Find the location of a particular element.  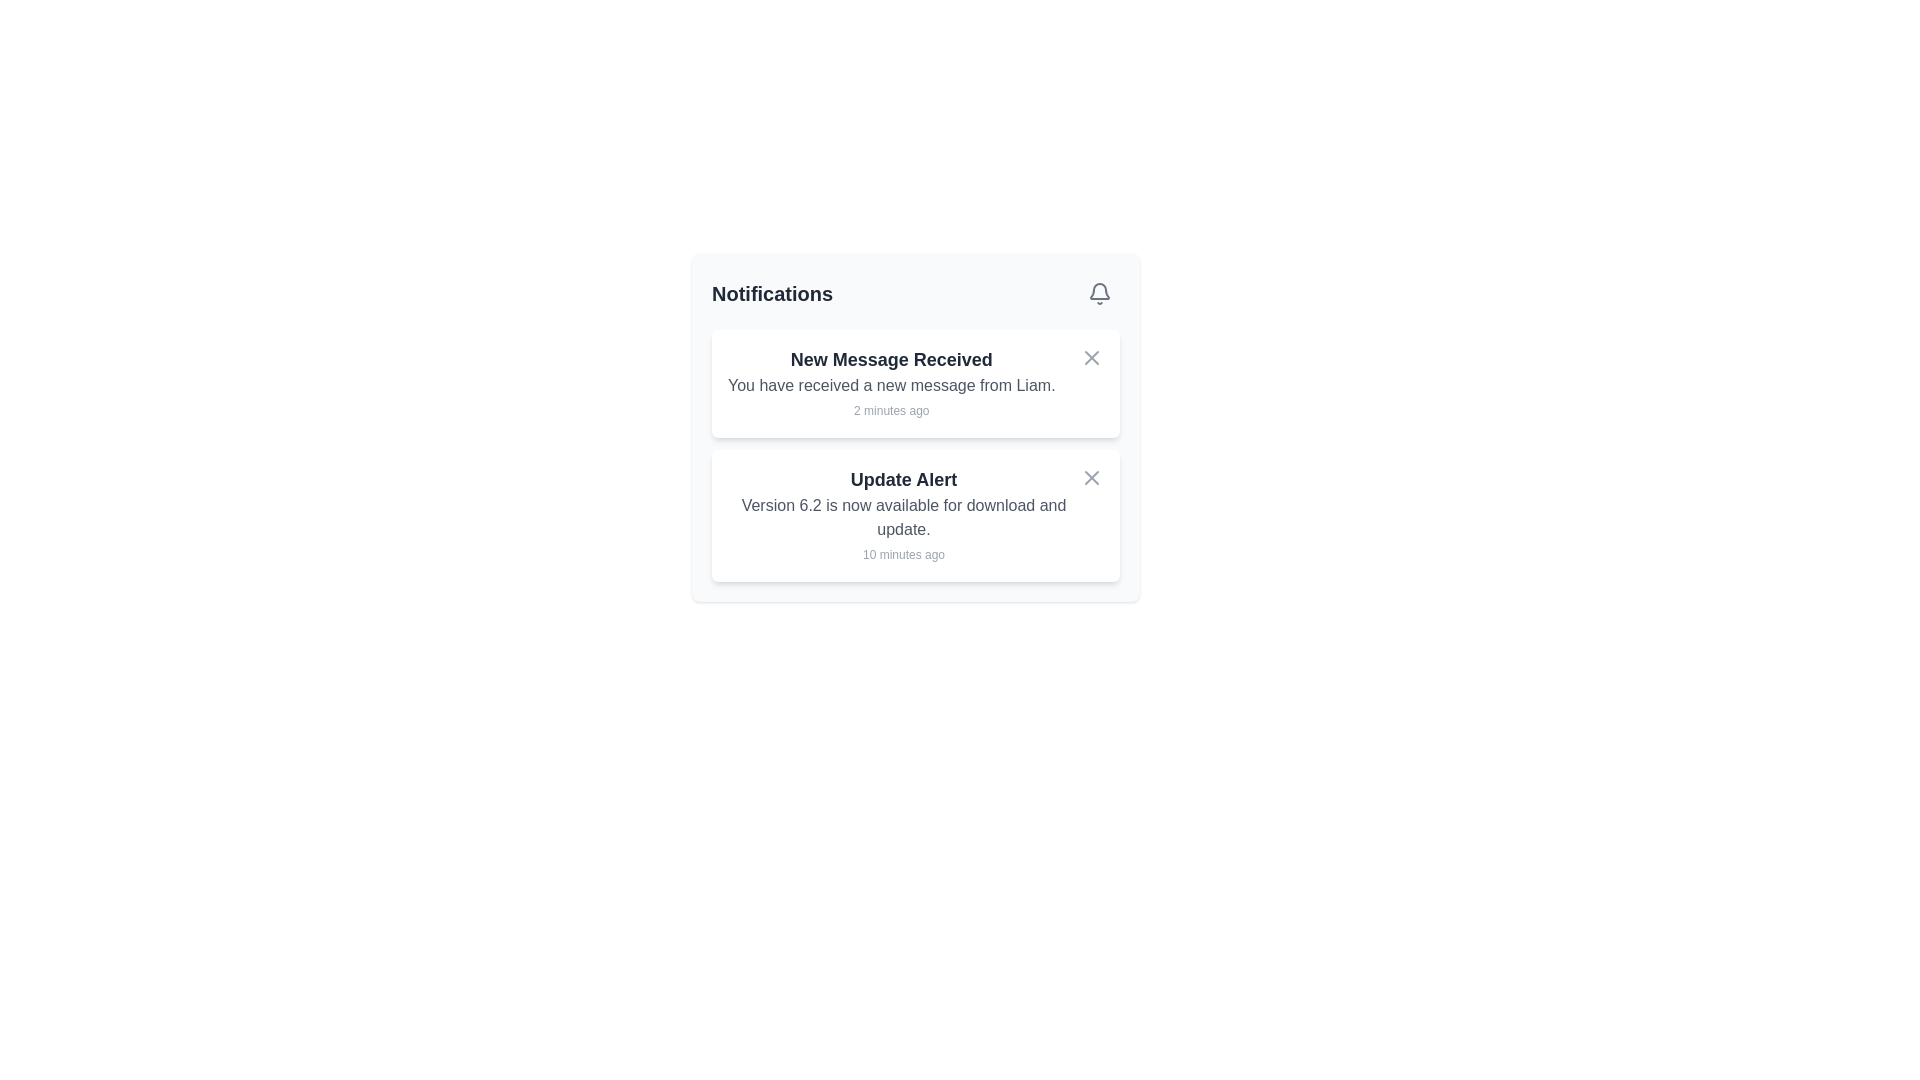

the close button located at the upper-right corner of the 'Update Alert' notification card to change its color to red is located at coordinates (1090, 478).